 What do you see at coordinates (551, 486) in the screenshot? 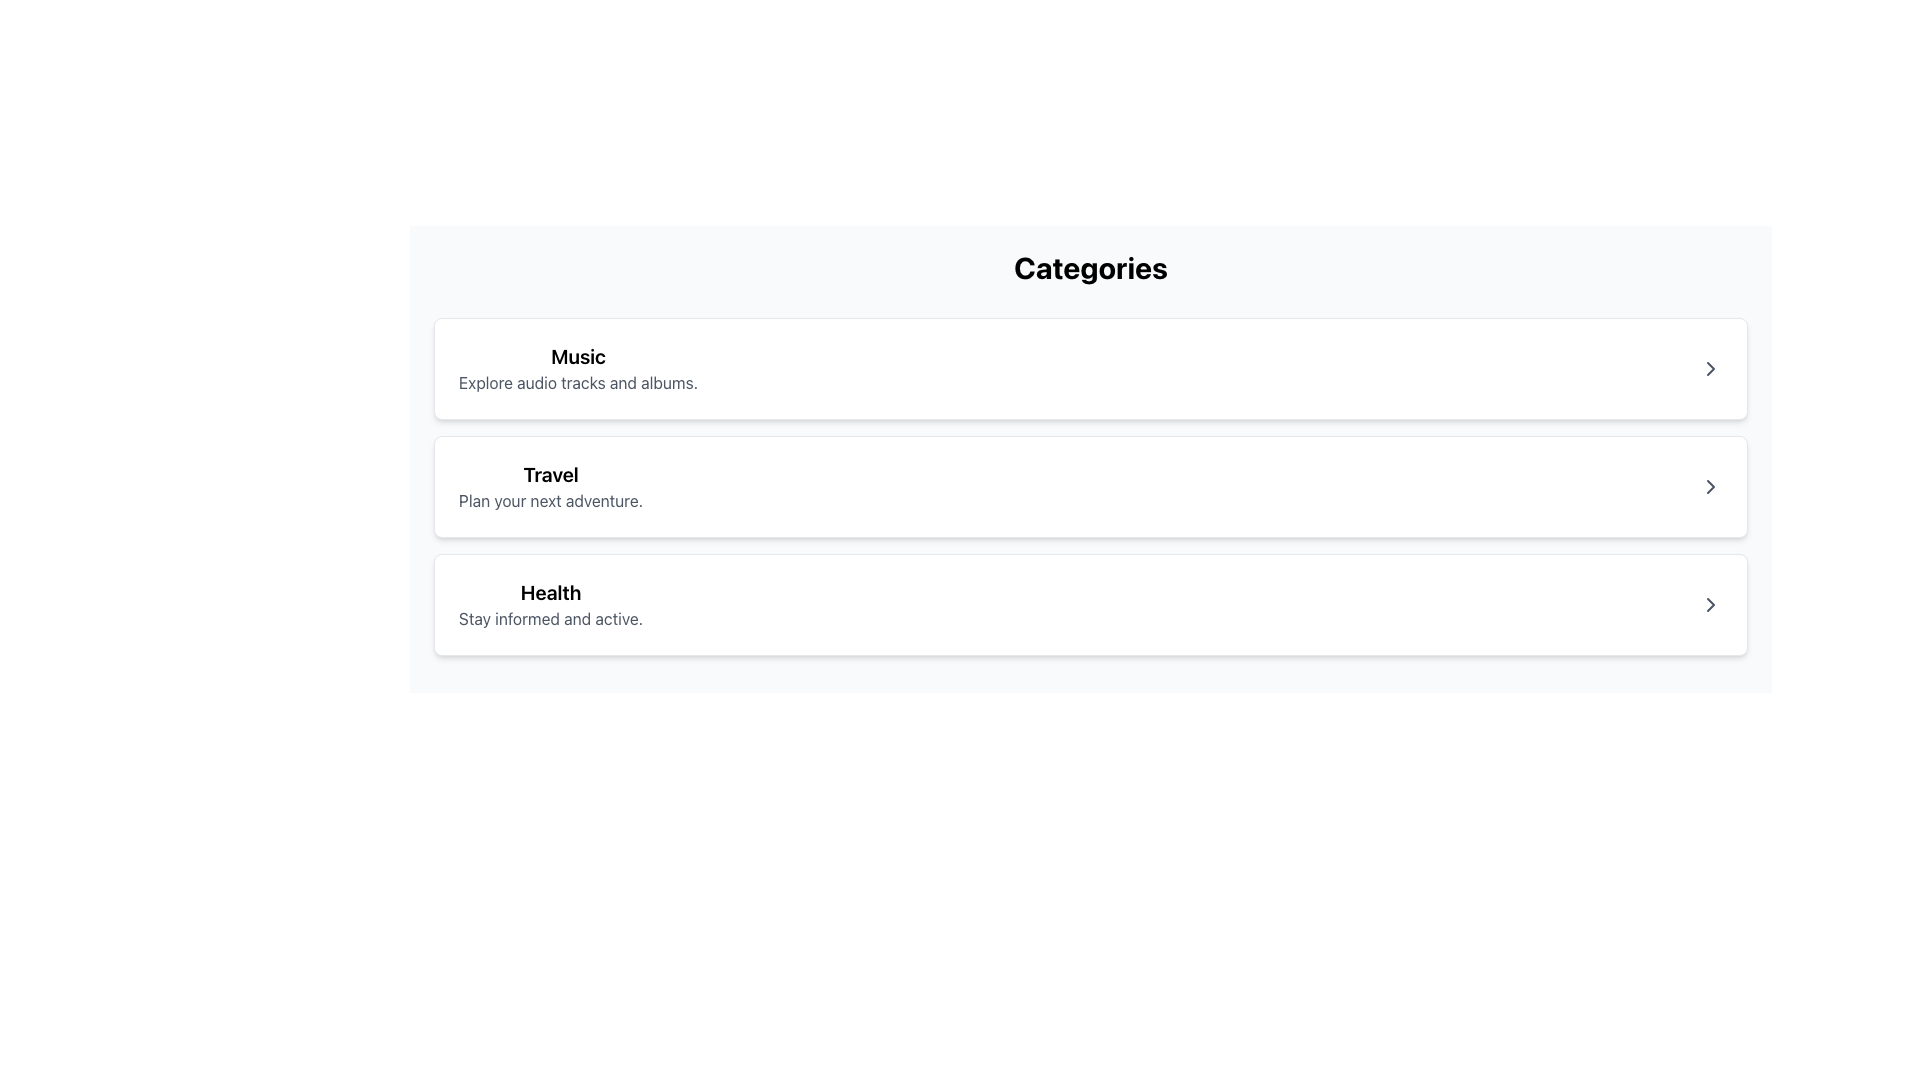
I see `the text label that contains 'Travel' in bold and larger font, with the second line reading 'Plan your next adventure.' positioned in the center of the second row of a vertically stacked list` at bounding box center [551, 486].